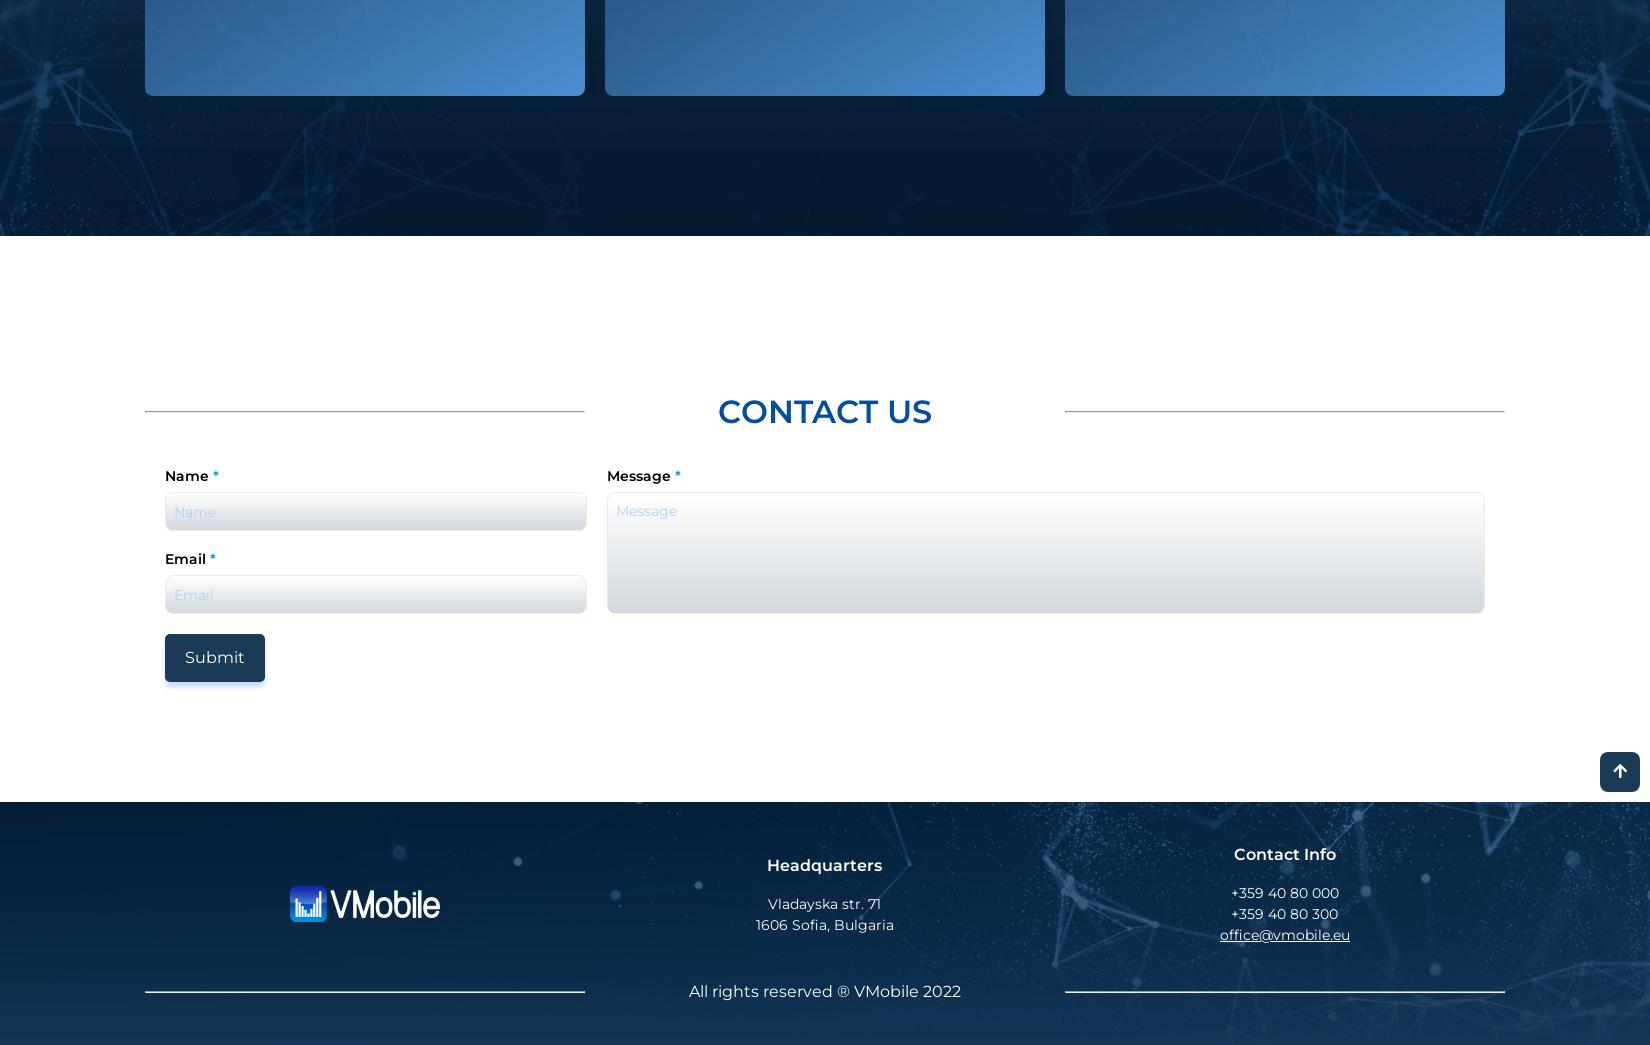 The width and height of the screenshot is (1650, 1045). What do you see at coordinates (638, 474) in the screenshot?
I see `'Message'` at bounding box center [638, 474].